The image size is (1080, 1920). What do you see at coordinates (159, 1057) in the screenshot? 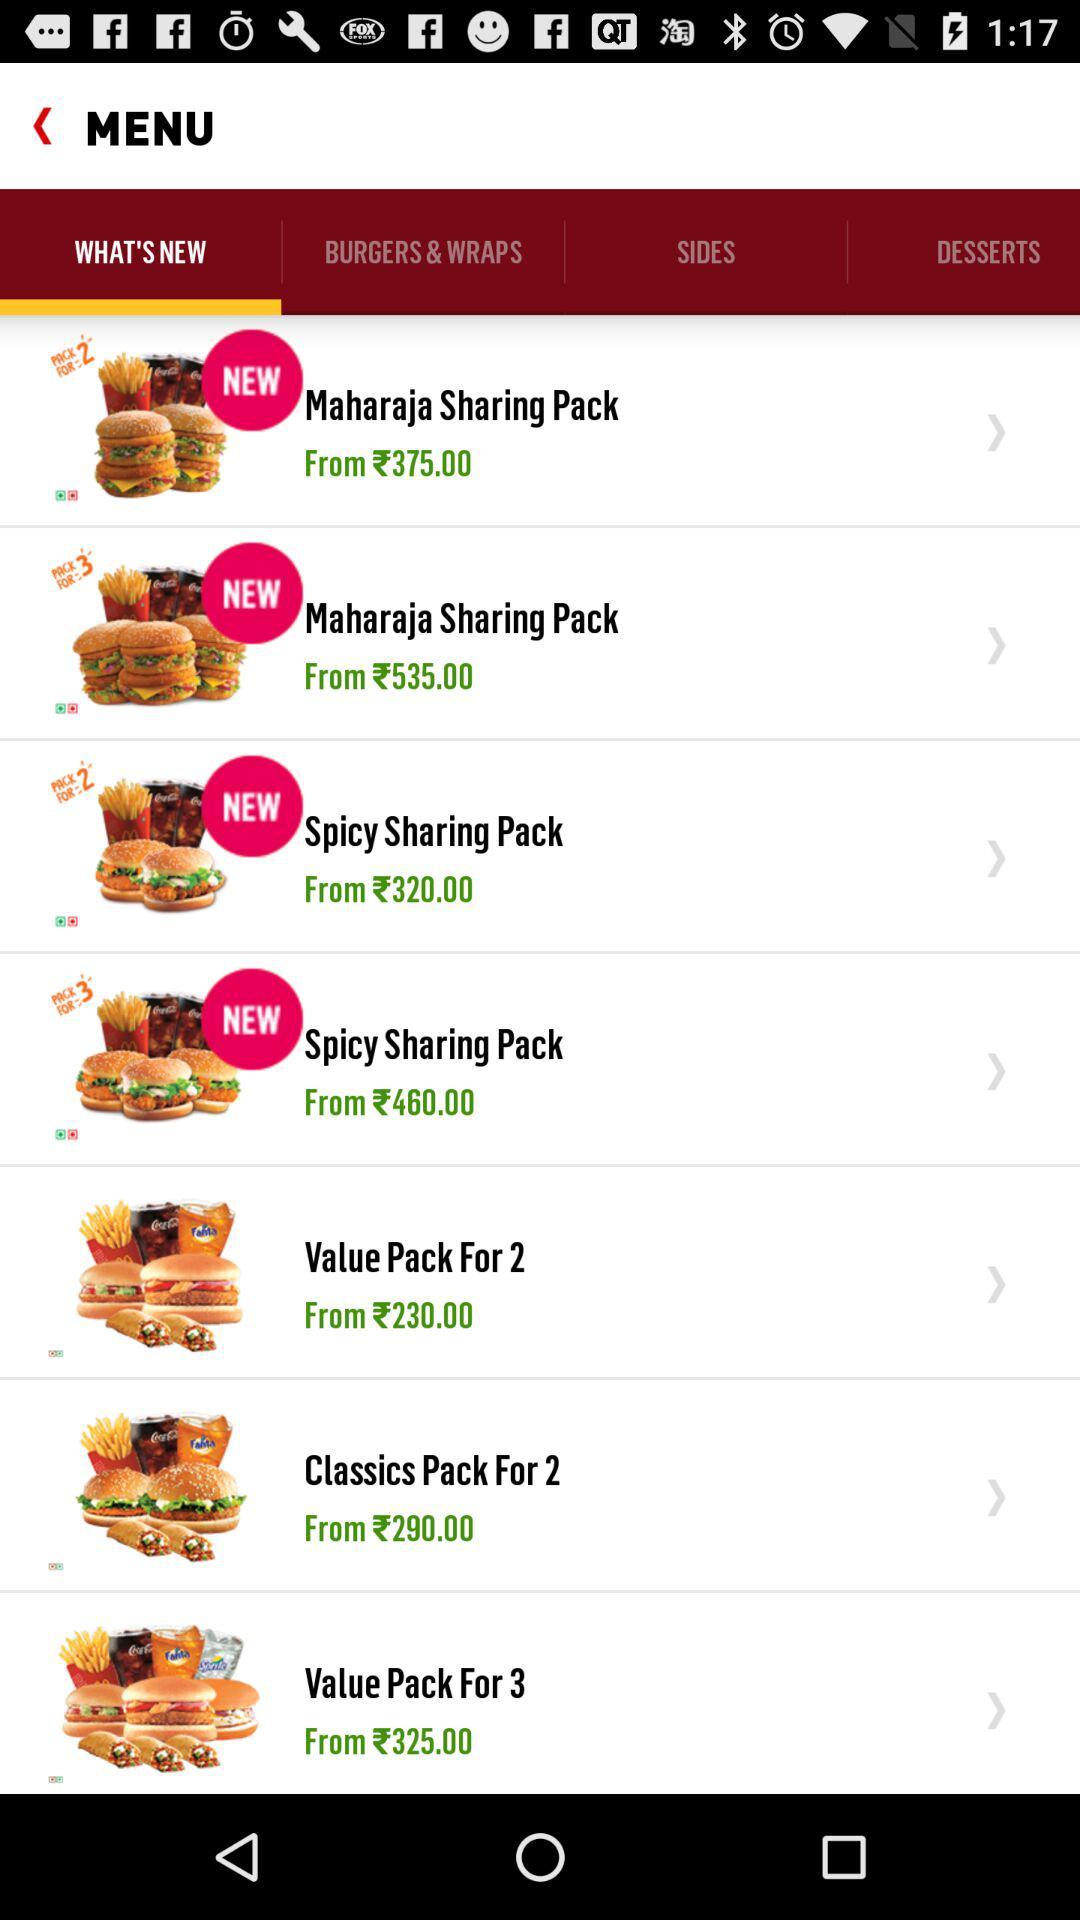
I see `the item next to spicy sharing pack item` at bounding box center [159, 1057].